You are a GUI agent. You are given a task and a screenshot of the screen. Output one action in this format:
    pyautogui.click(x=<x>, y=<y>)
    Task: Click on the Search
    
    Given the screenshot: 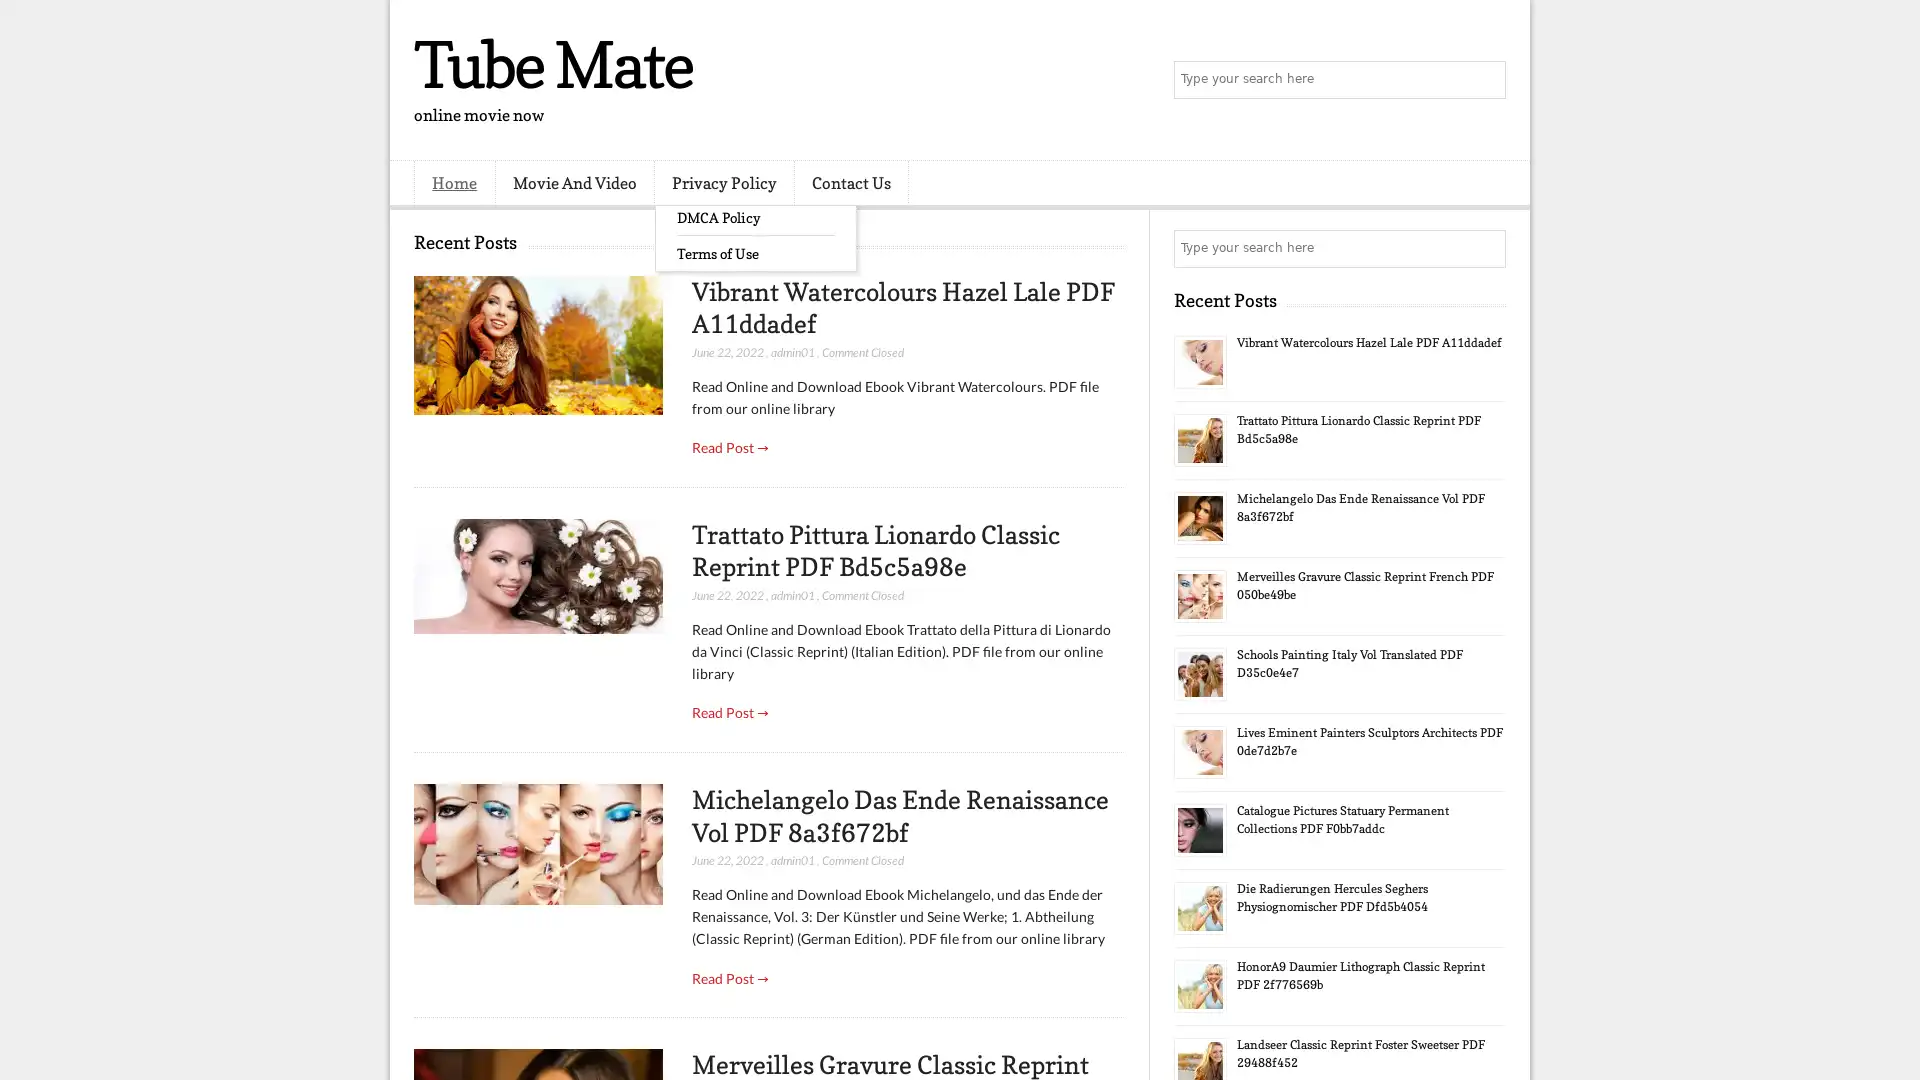 What is the action you would take?
    pyautogui.click(x=1485, y=80)
    